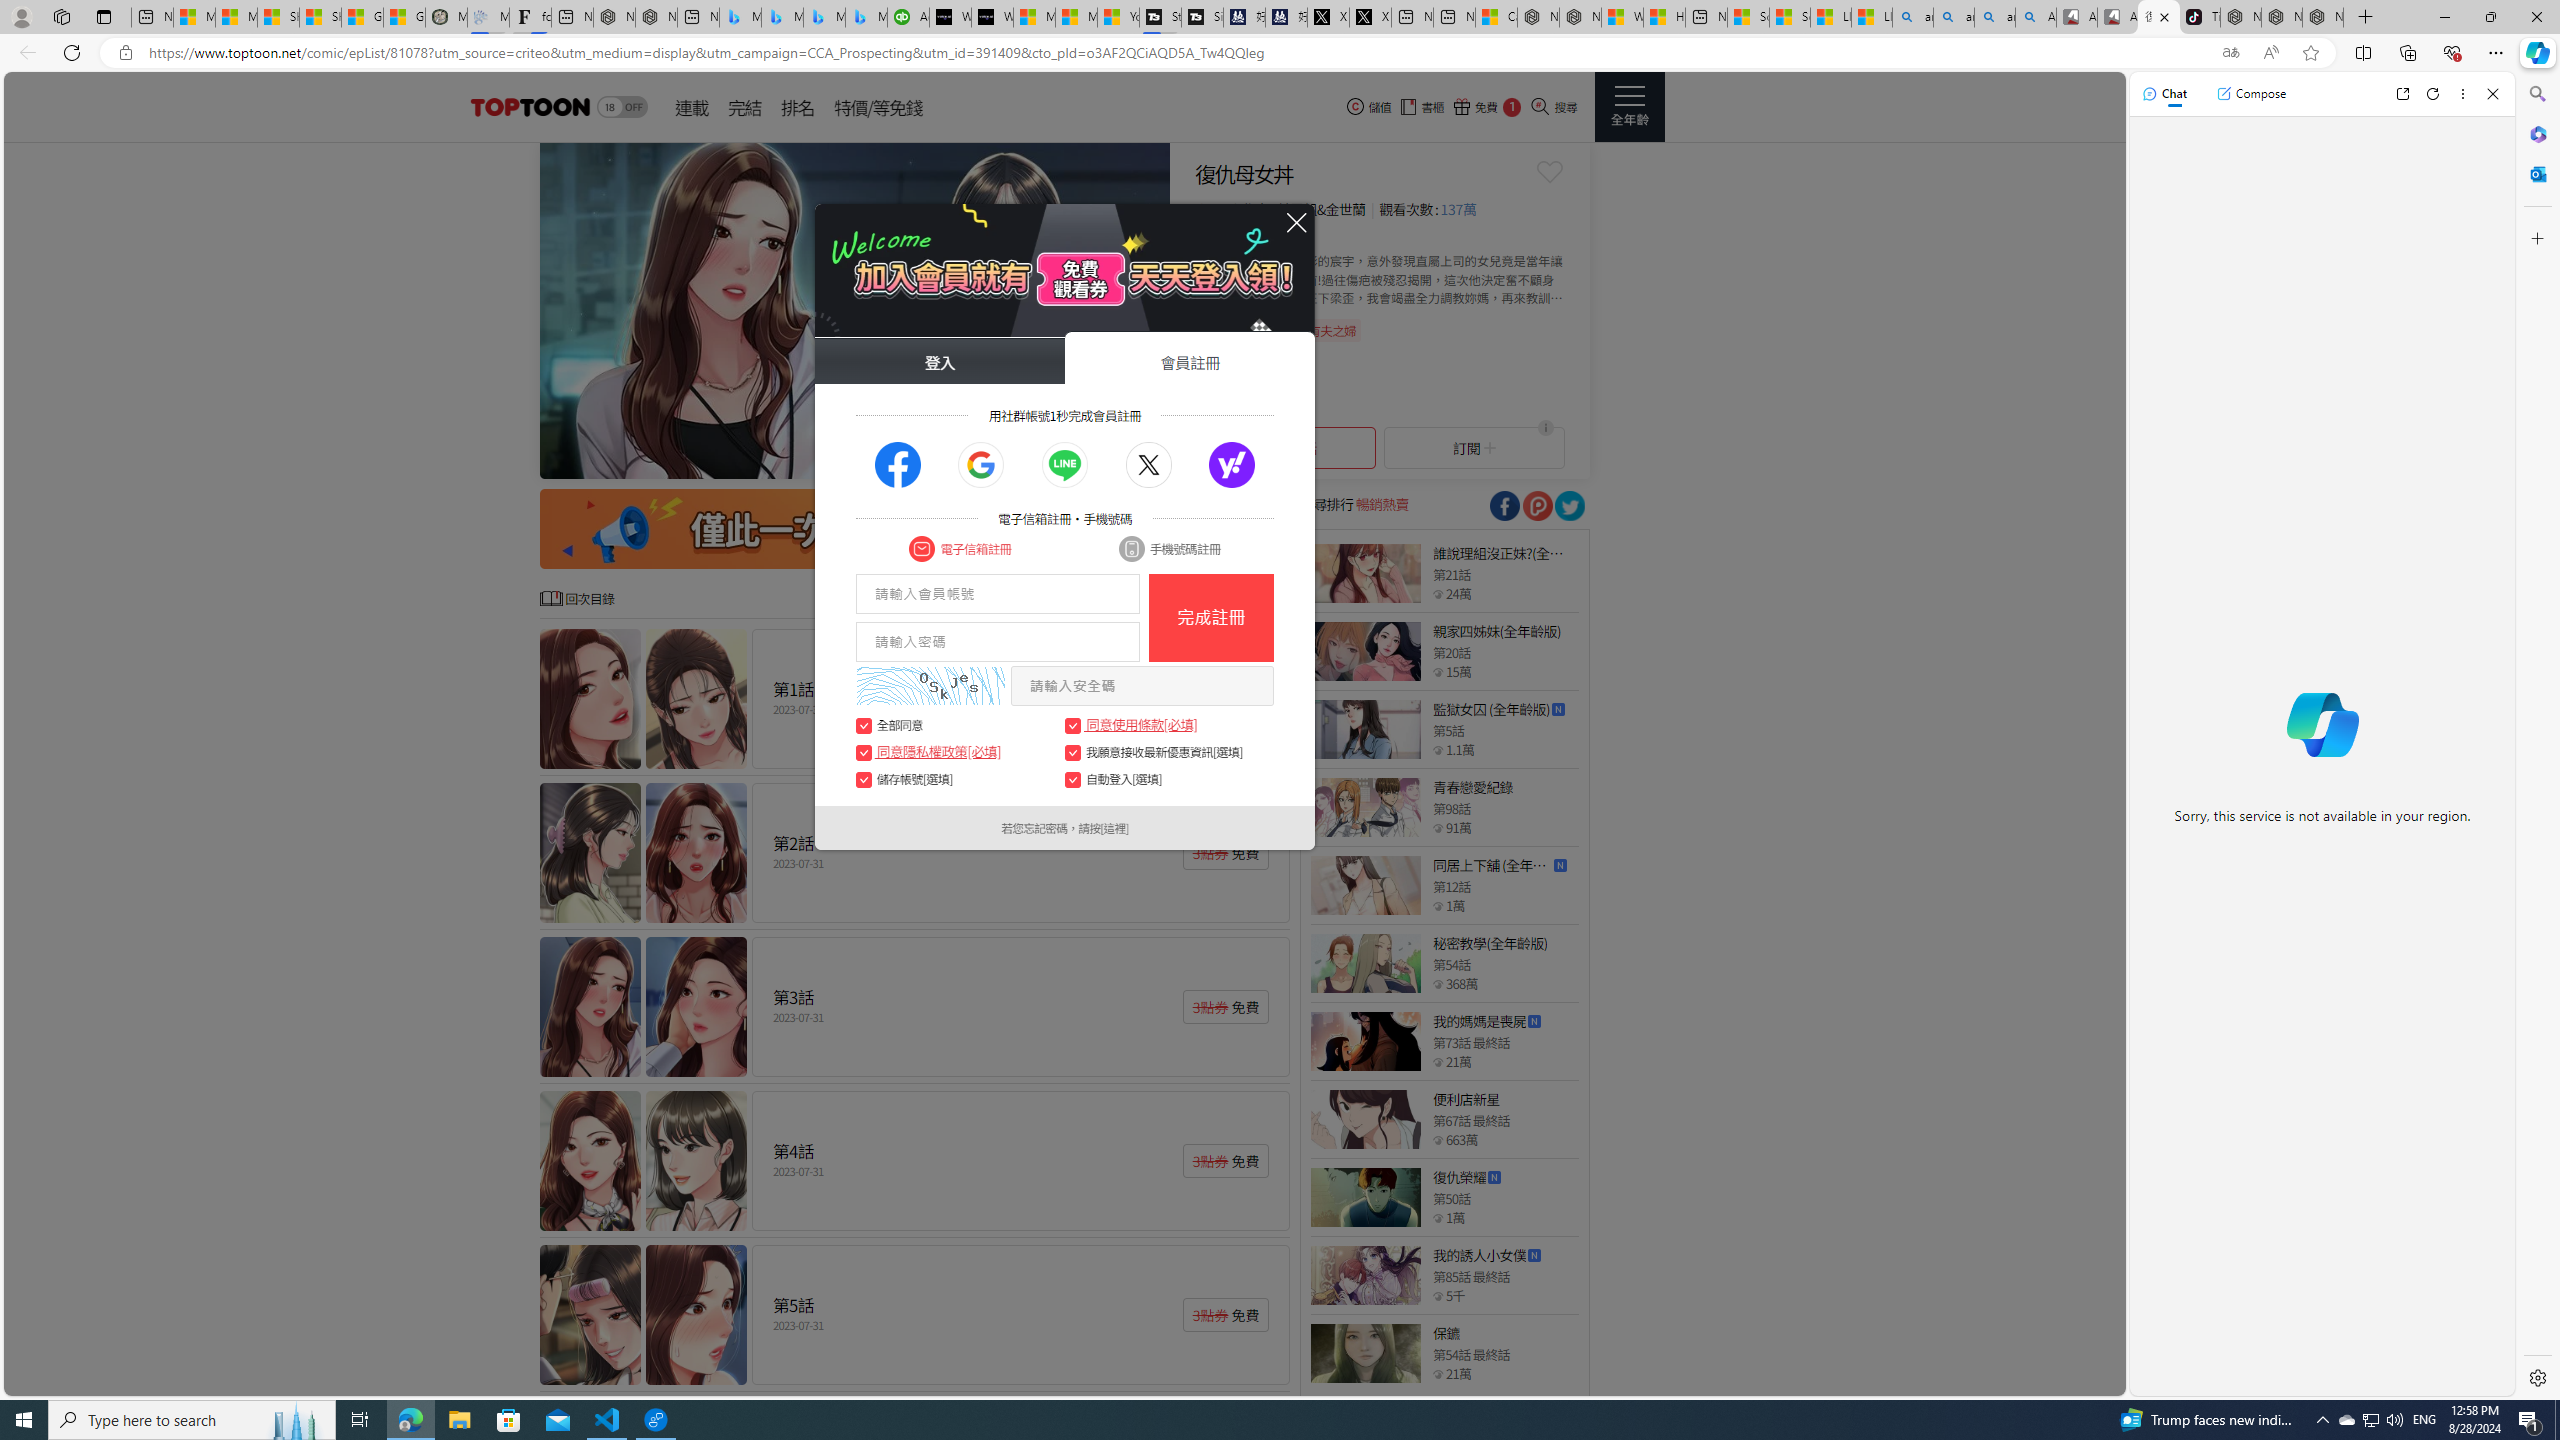  I want to click on 'Nordace - Best Sellers', so click(2241, 16).